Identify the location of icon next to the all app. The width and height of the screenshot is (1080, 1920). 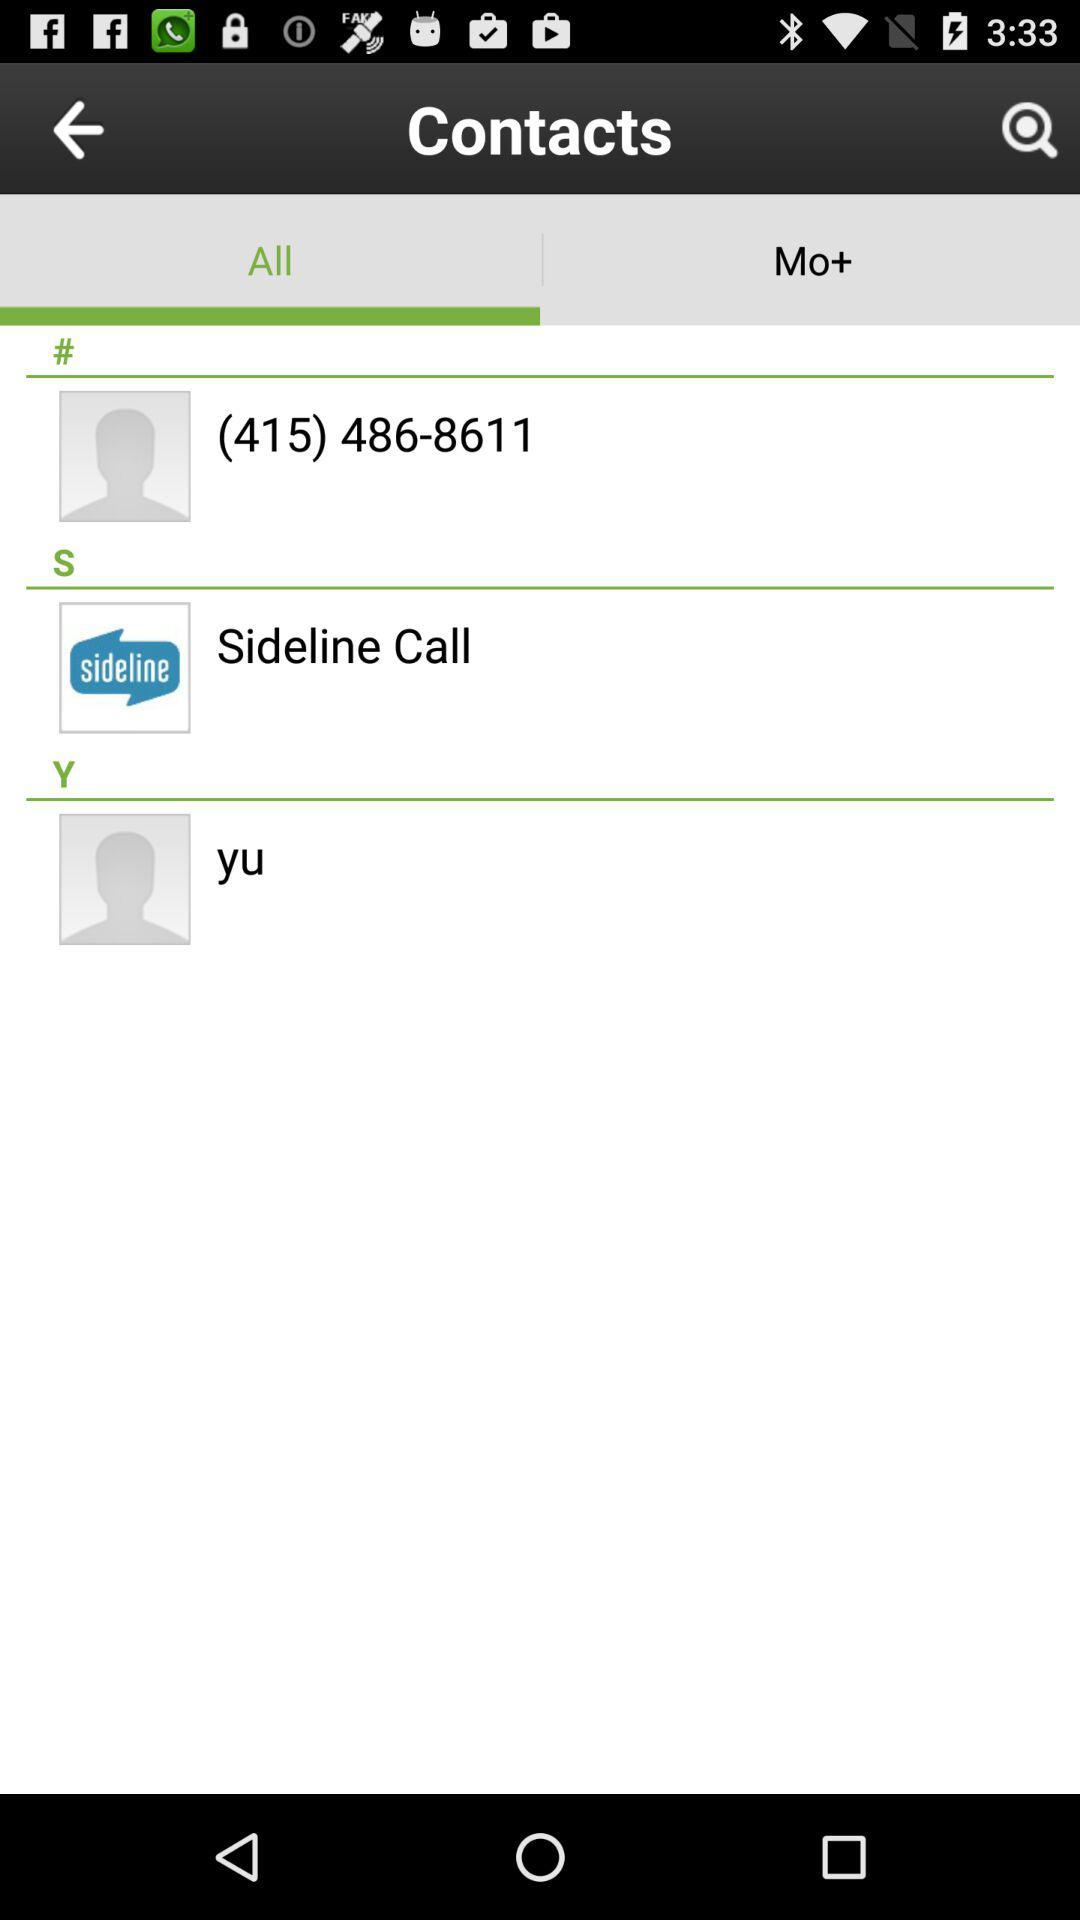
(810, 258).